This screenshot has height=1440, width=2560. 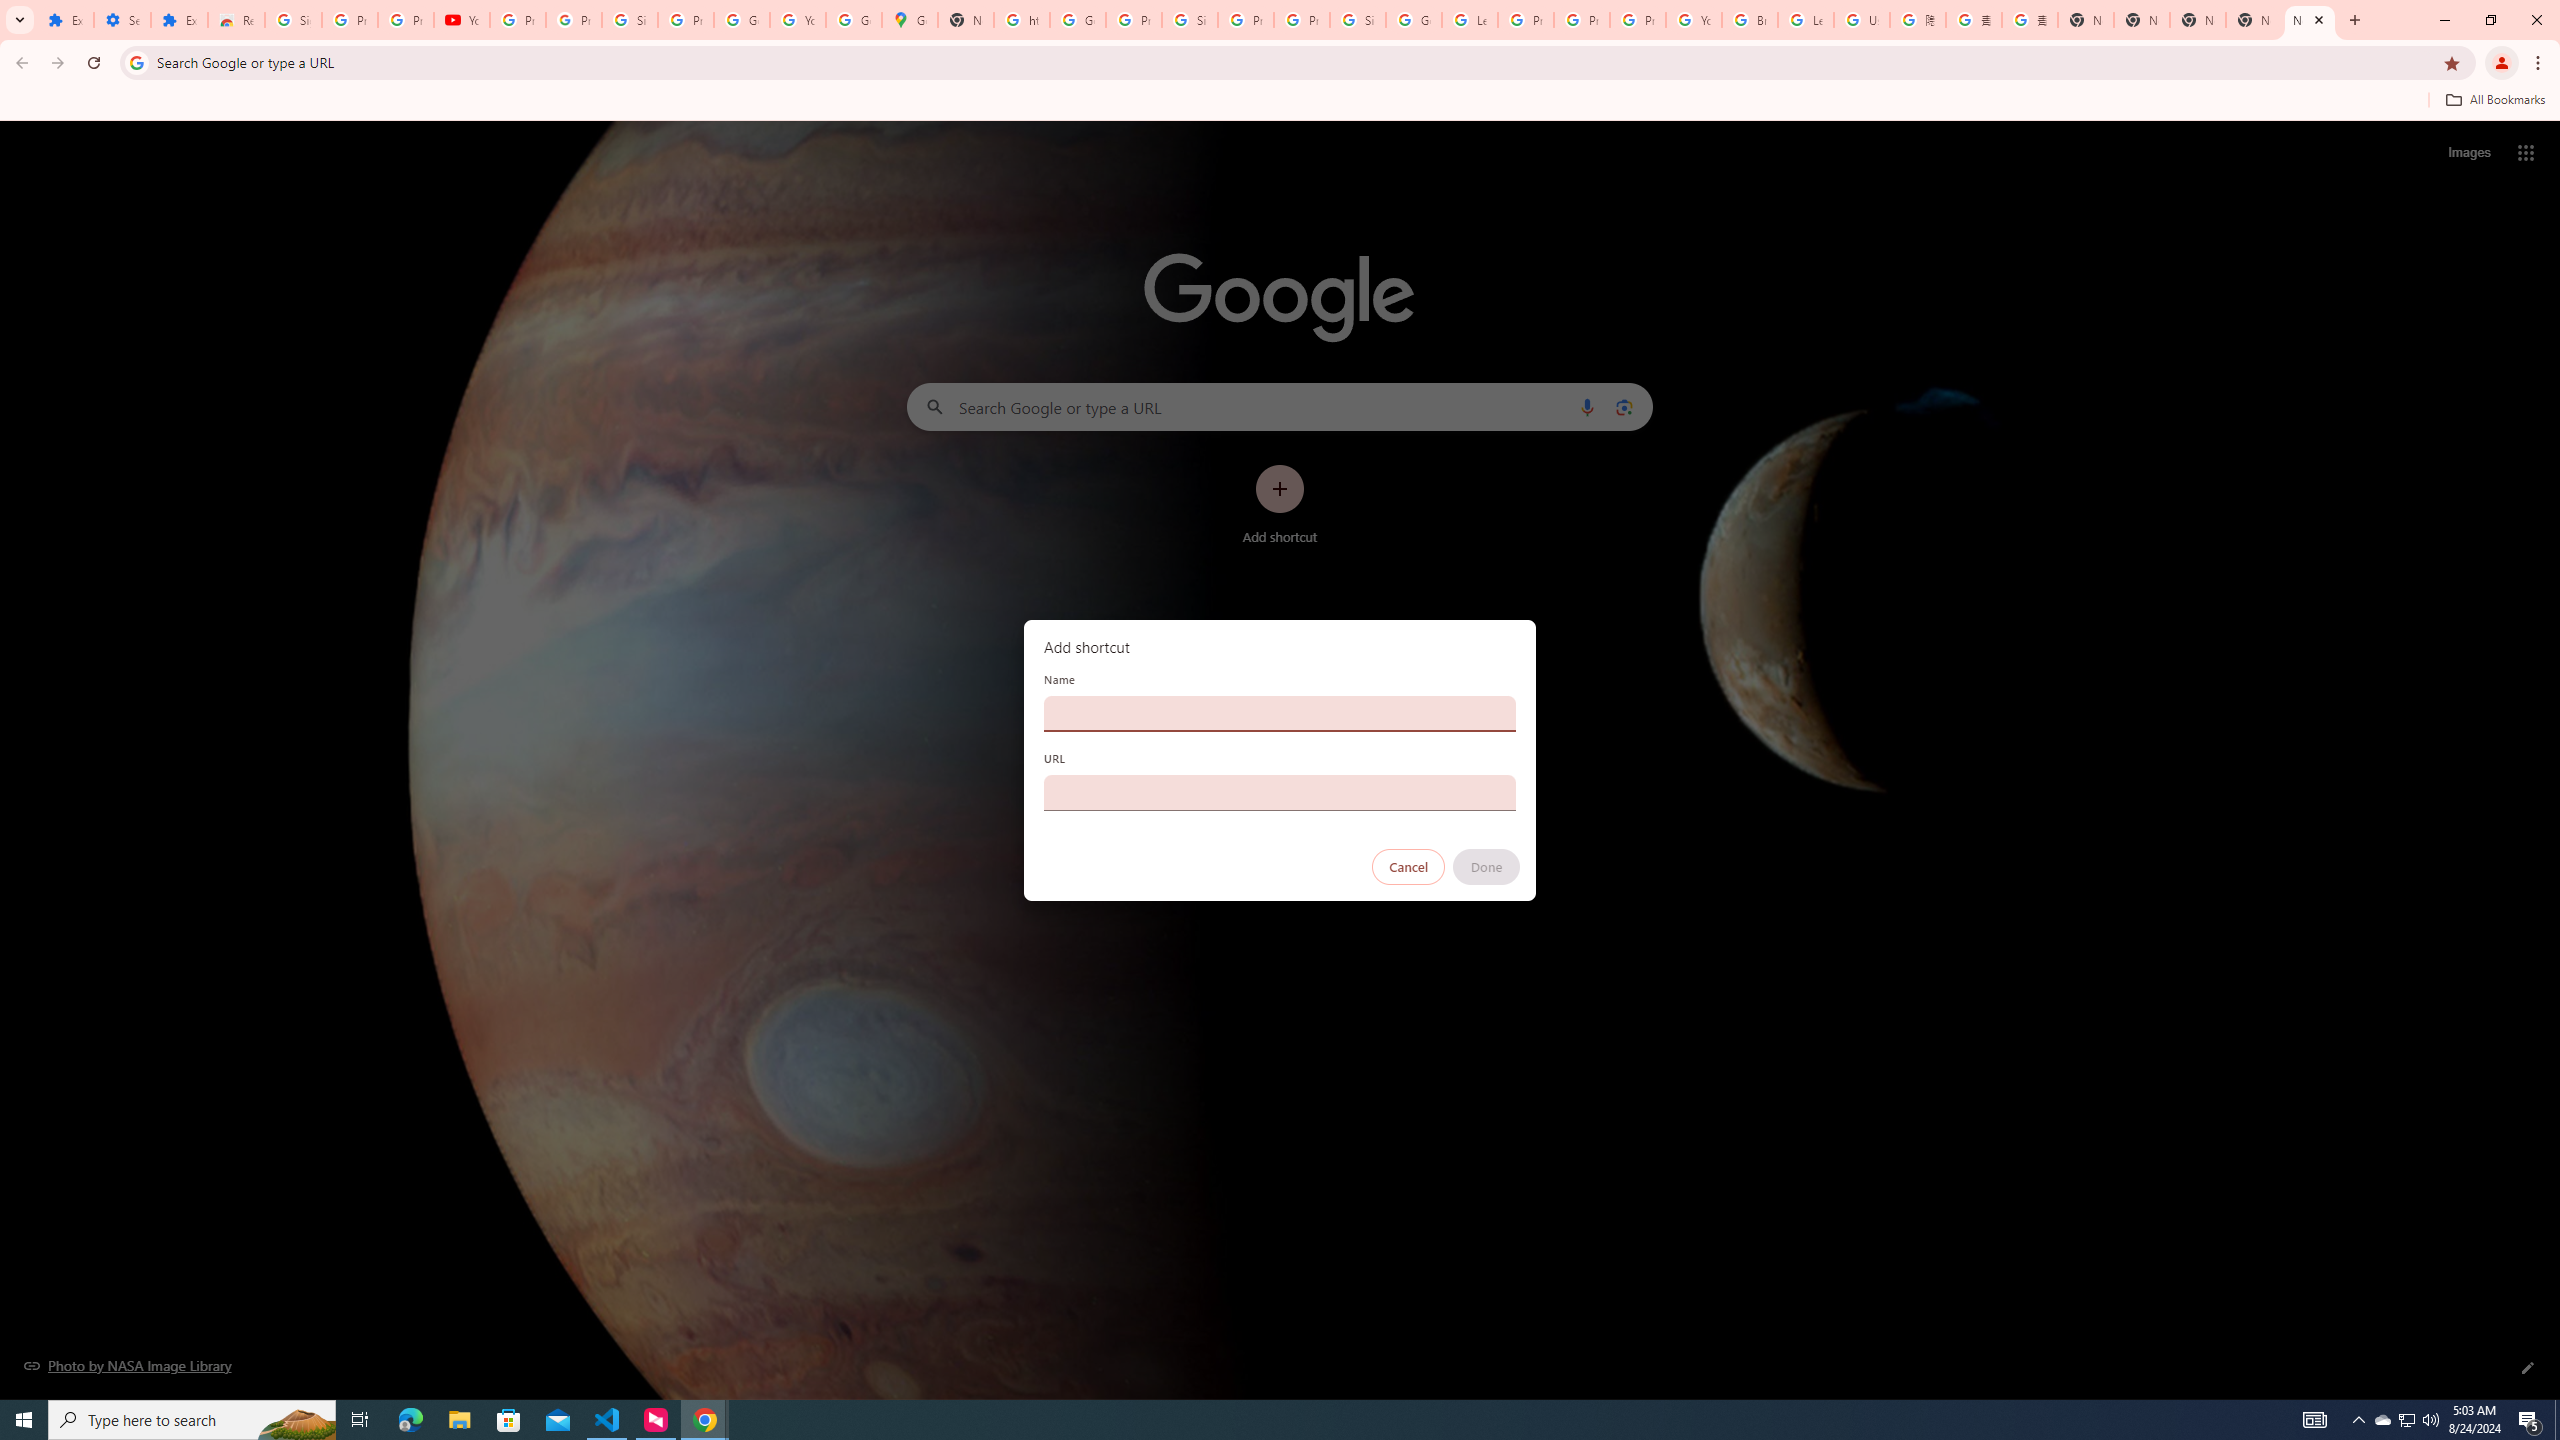 I want to click on 'https://scholar.google.com/', so click(x=1022, y=19).